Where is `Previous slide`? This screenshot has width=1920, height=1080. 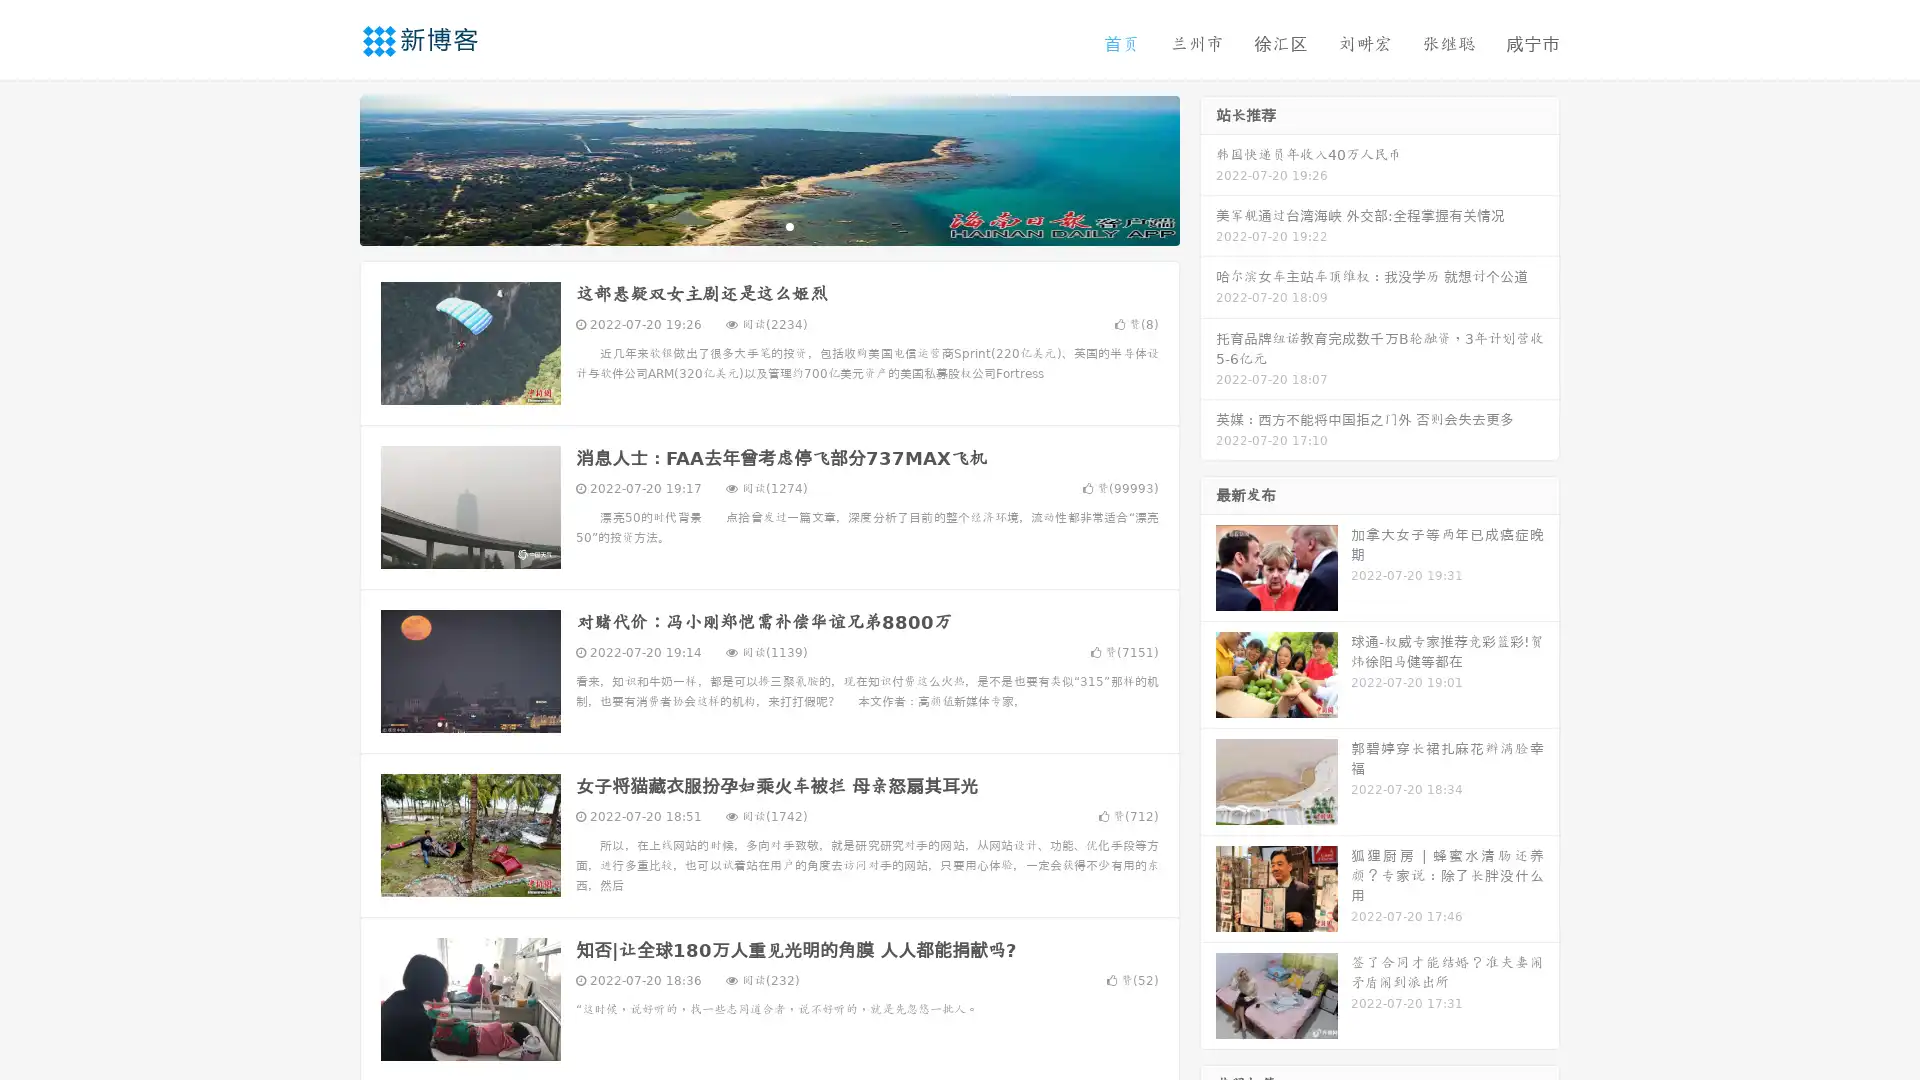 Previous slide is located at coordinates (330, 168).